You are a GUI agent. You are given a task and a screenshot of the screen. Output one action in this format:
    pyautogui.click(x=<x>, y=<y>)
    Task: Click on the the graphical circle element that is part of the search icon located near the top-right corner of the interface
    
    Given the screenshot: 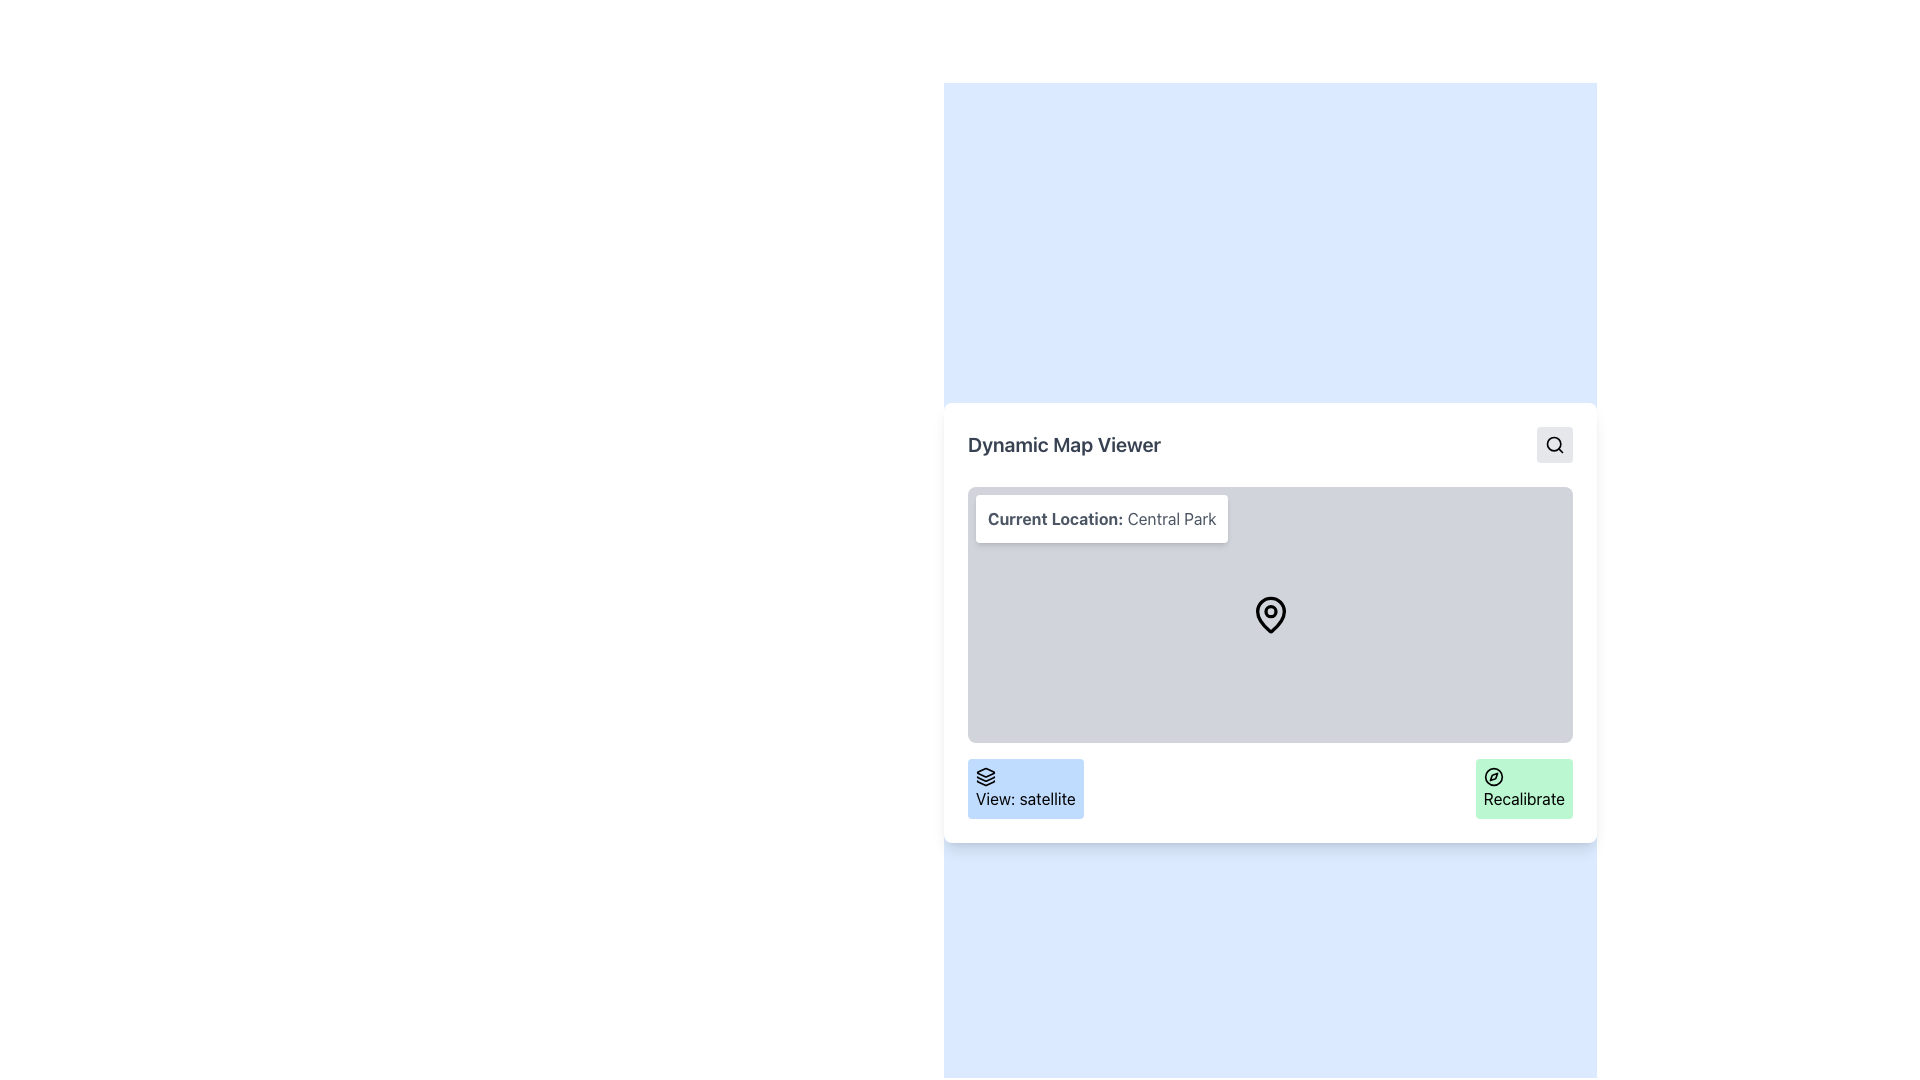 What is the action you would take?
    pyautogui.click(x=1553, y=443)
    